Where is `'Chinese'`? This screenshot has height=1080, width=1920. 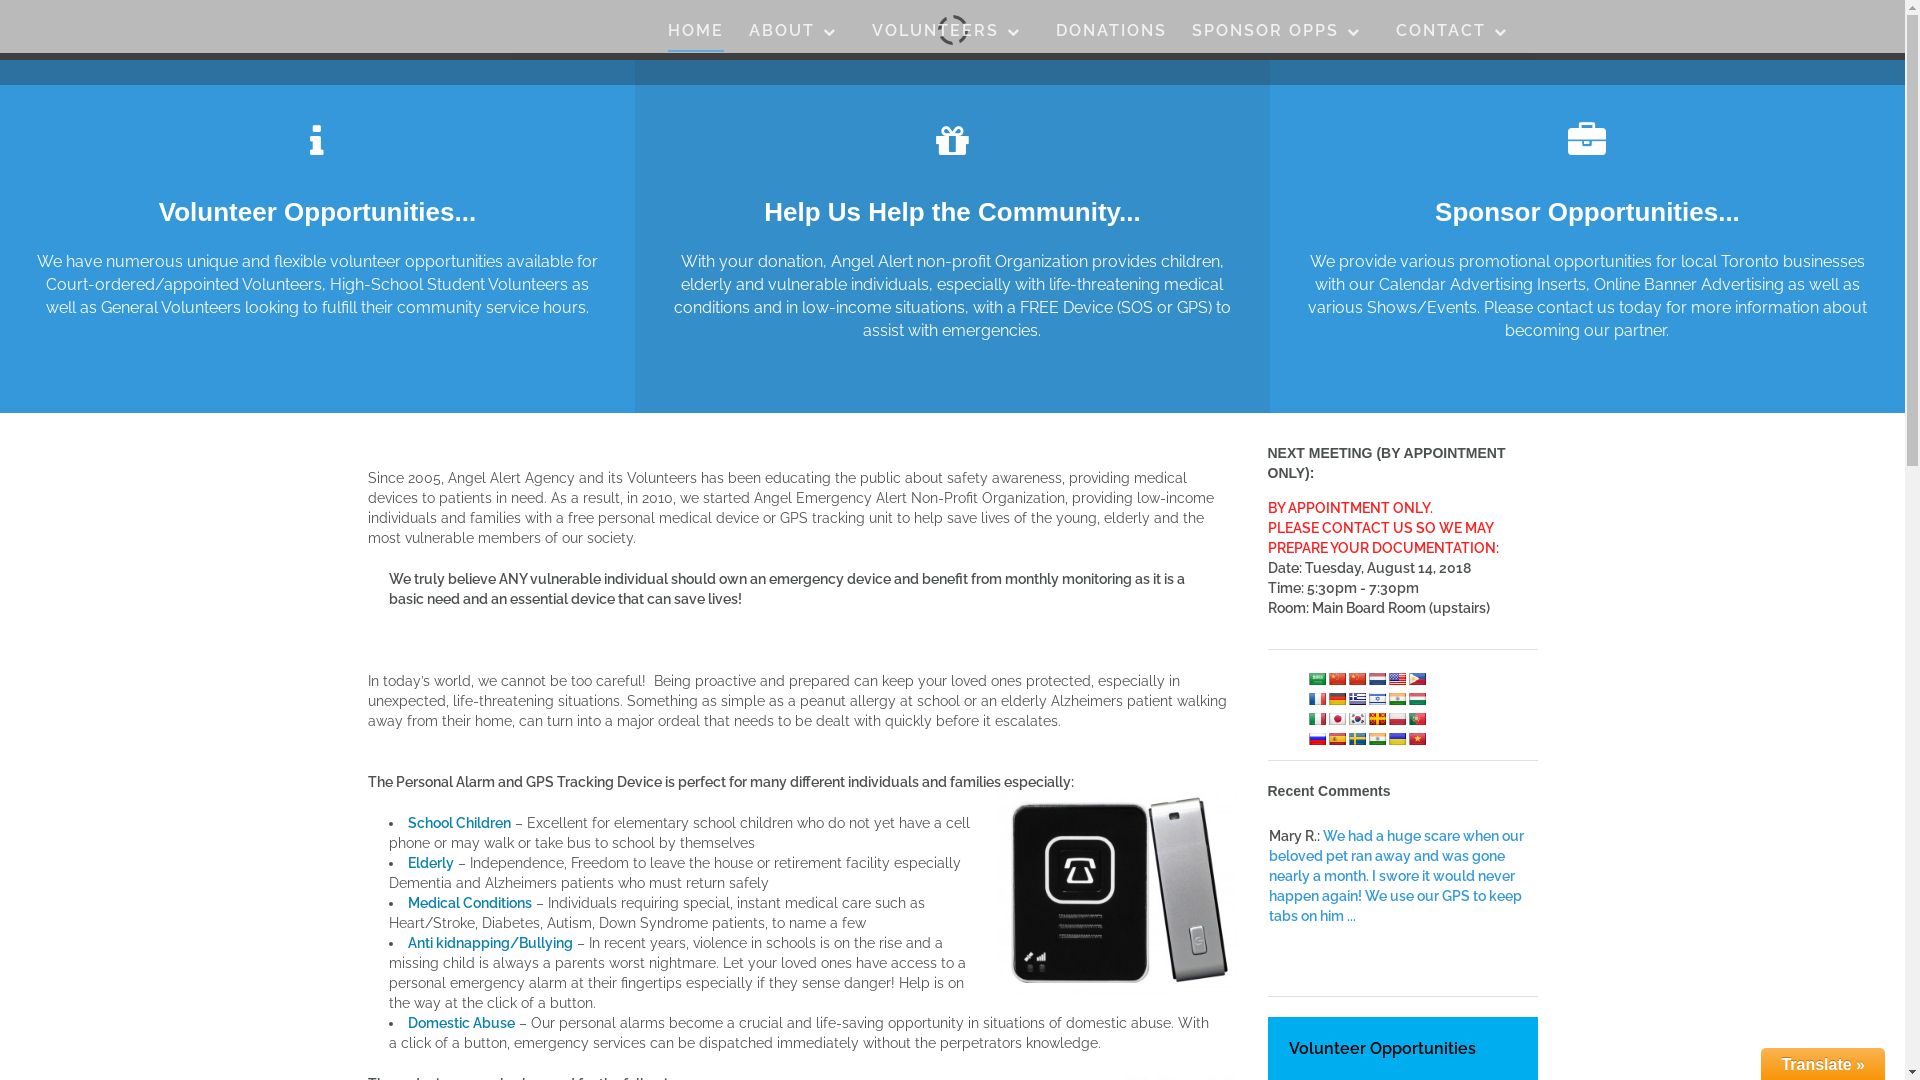 'Chinese' is located at coordinates (1337, 677).